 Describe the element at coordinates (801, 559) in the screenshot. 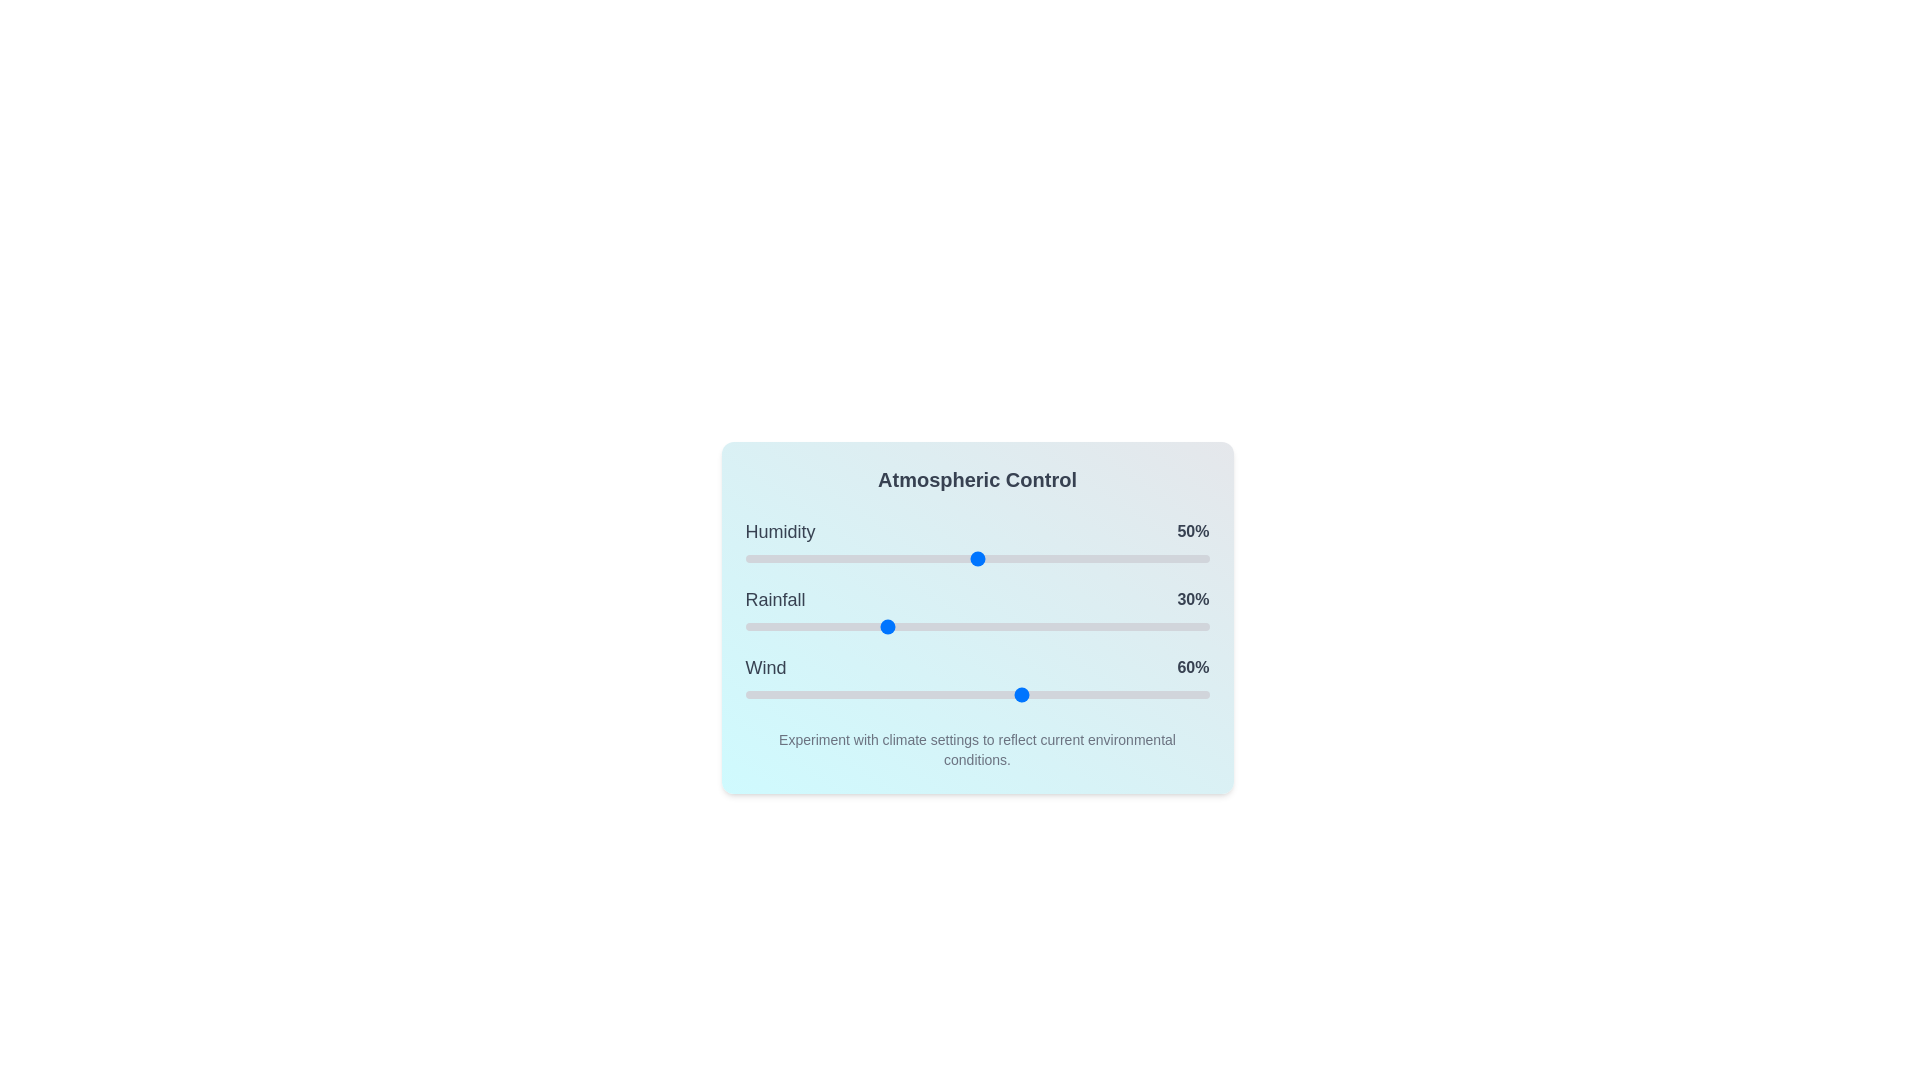

I see `the 0 slider to 12%` at that location.